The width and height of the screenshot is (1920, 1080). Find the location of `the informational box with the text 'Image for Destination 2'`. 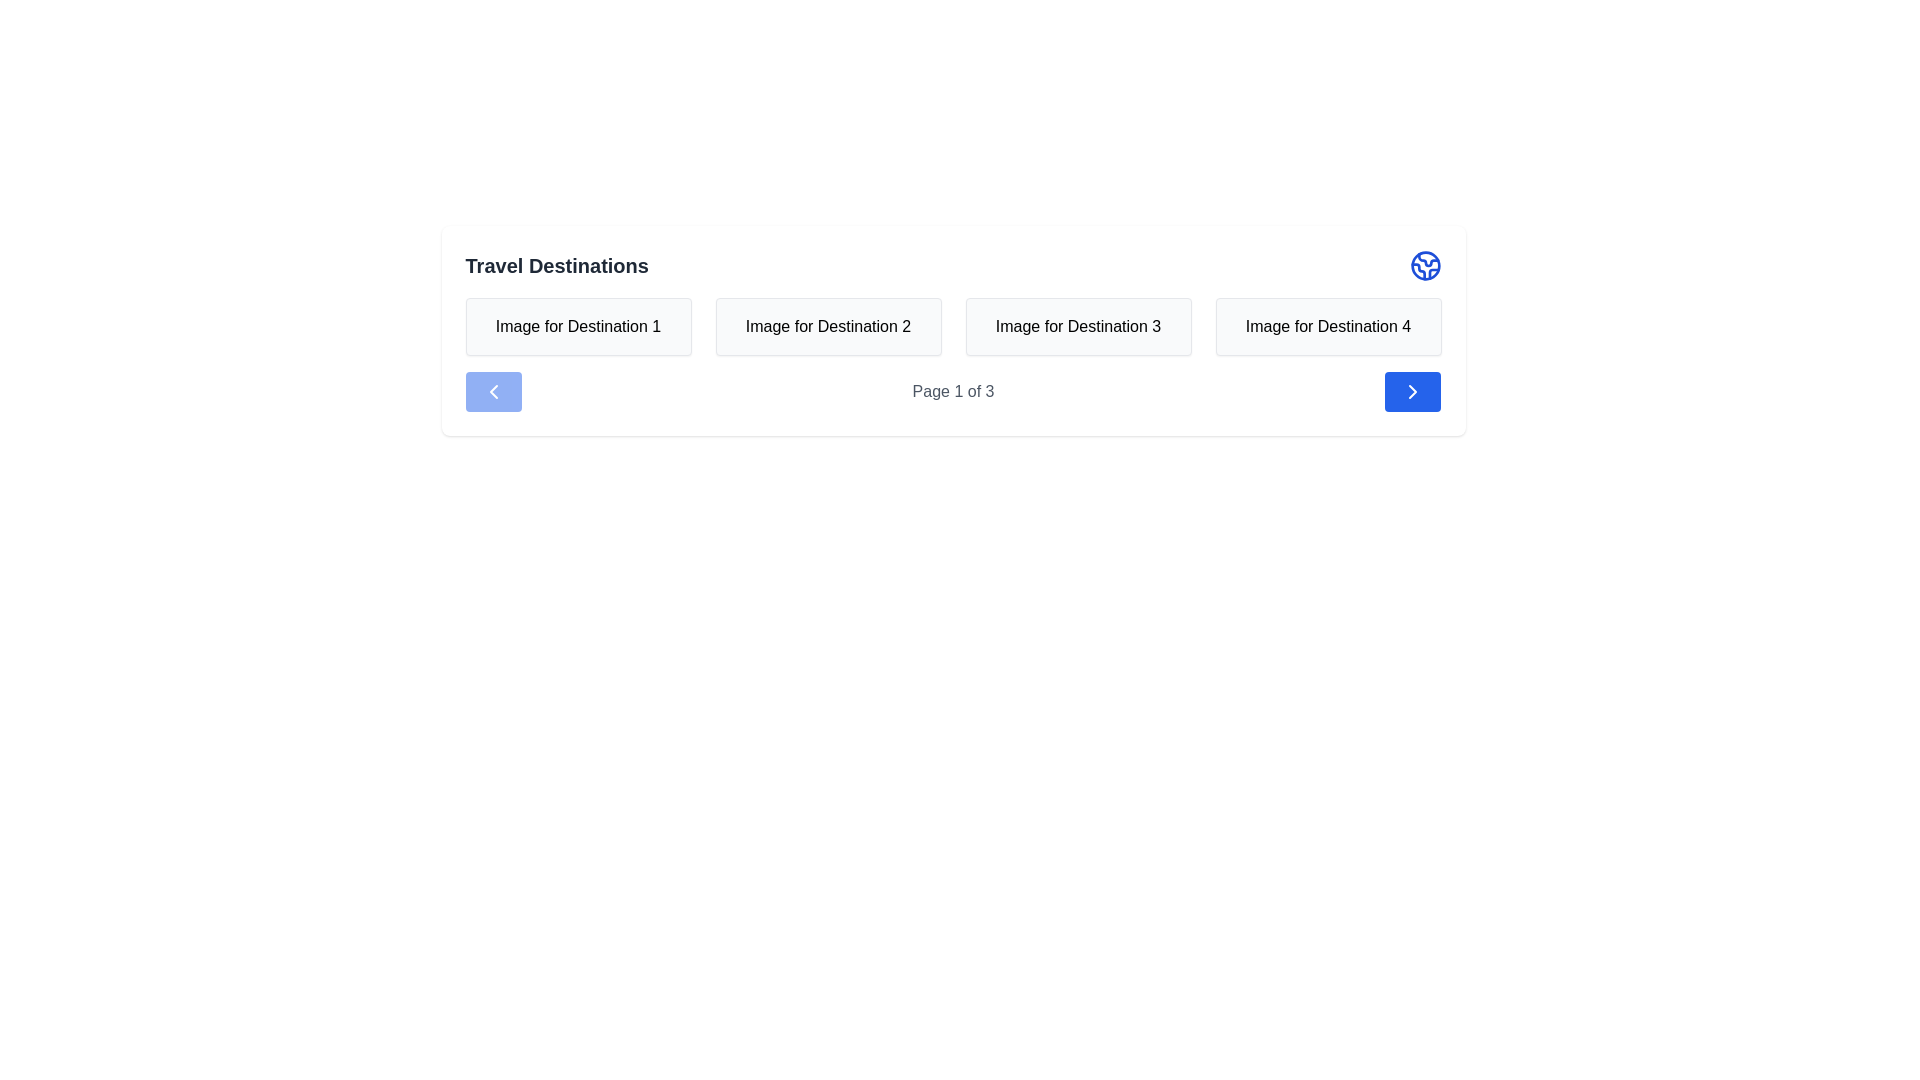

the informational box with the text 'Image for Destination 2' is located at coordinates (828, 326).